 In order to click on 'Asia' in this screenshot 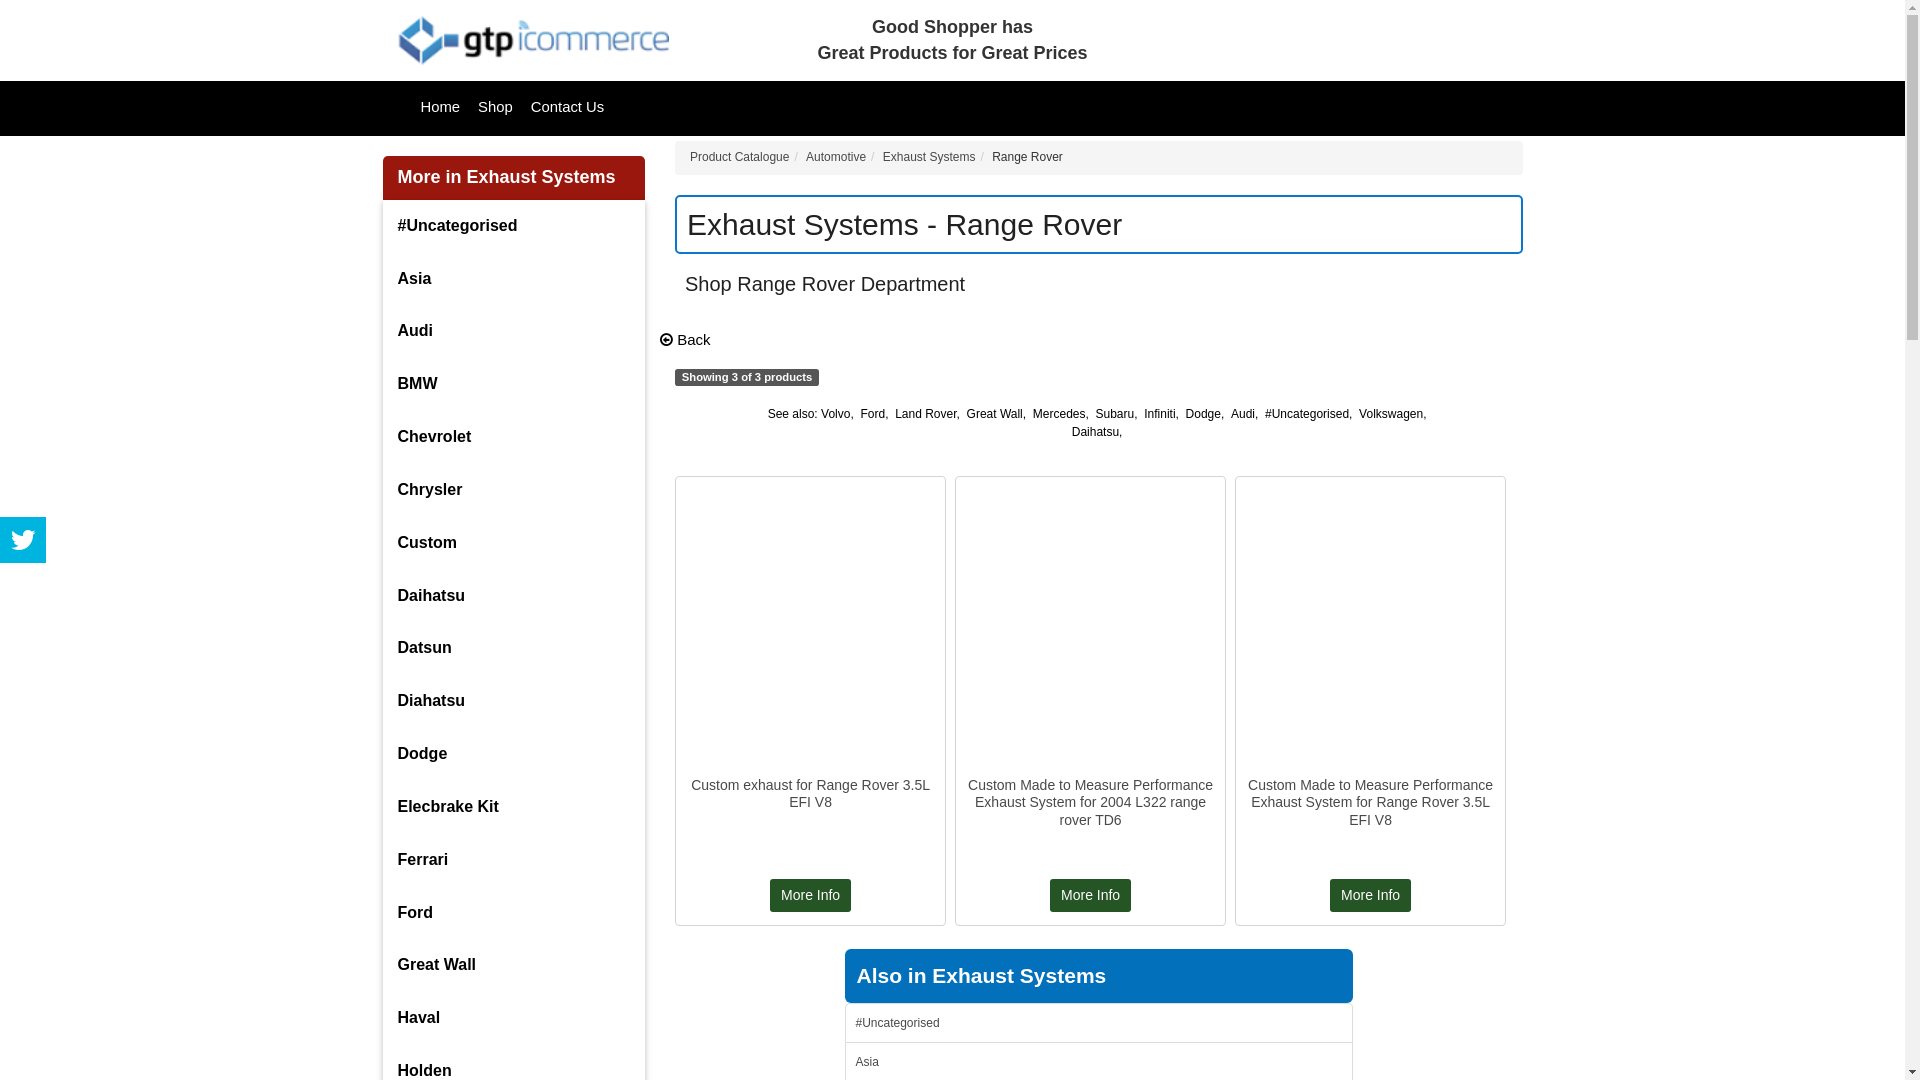, I will do `click(513, 279)`.